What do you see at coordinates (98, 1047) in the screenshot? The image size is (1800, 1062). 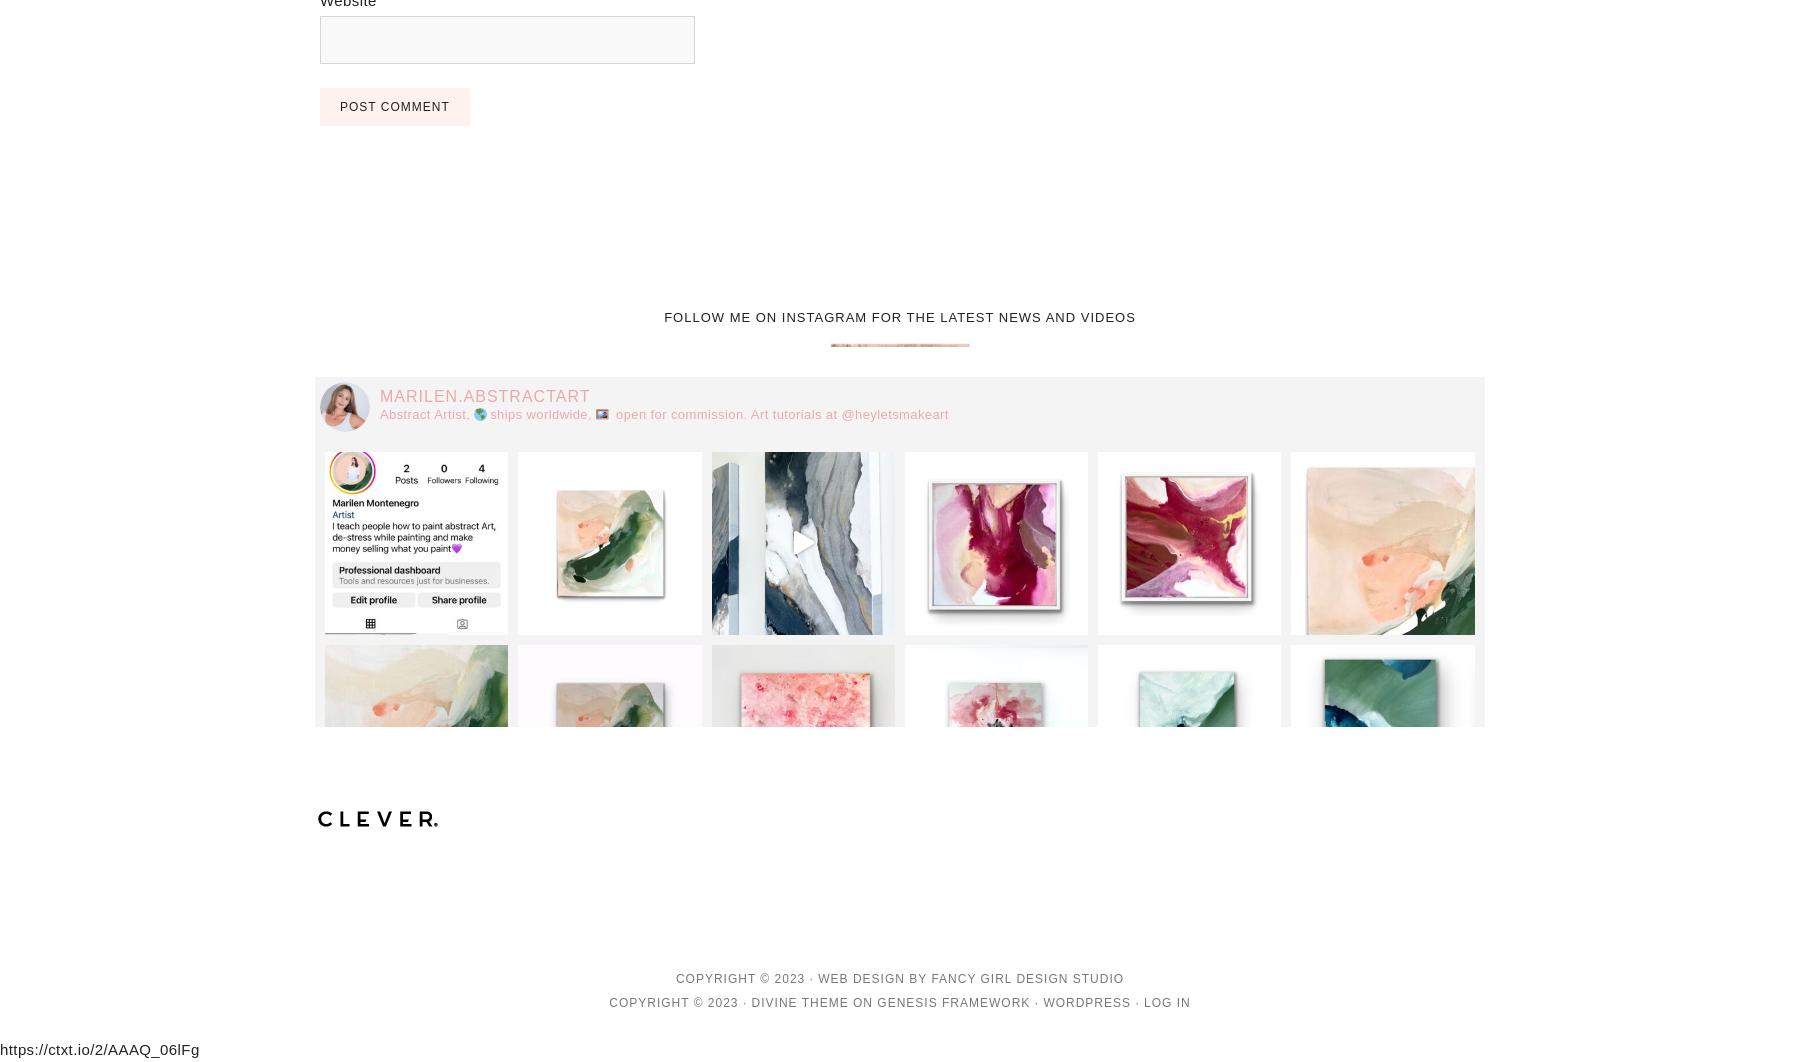 I see `'https://ctxt.io/2/AAAQ_06lFg'` at bounding box center [98, 1047].